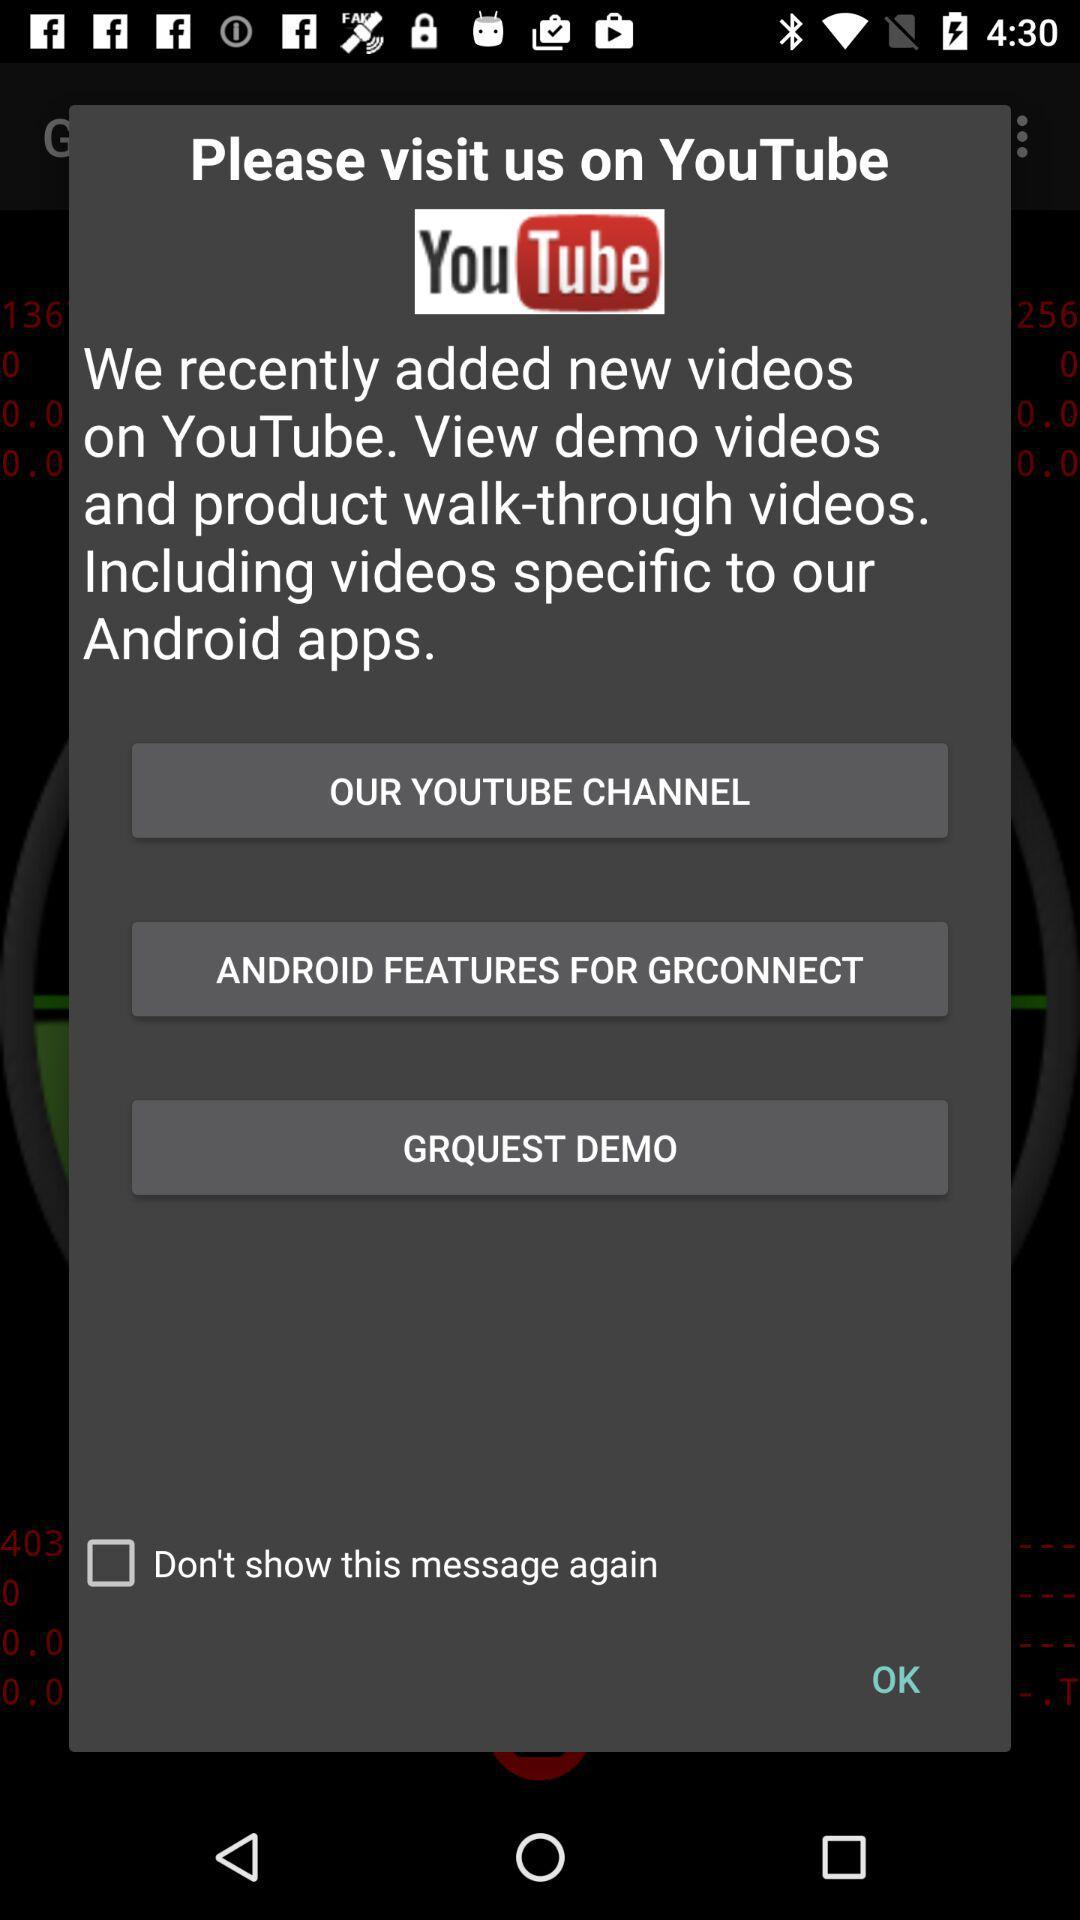 The image size is (1080, 1920). I want to click on button below grquest demo, so click(894, 1678).